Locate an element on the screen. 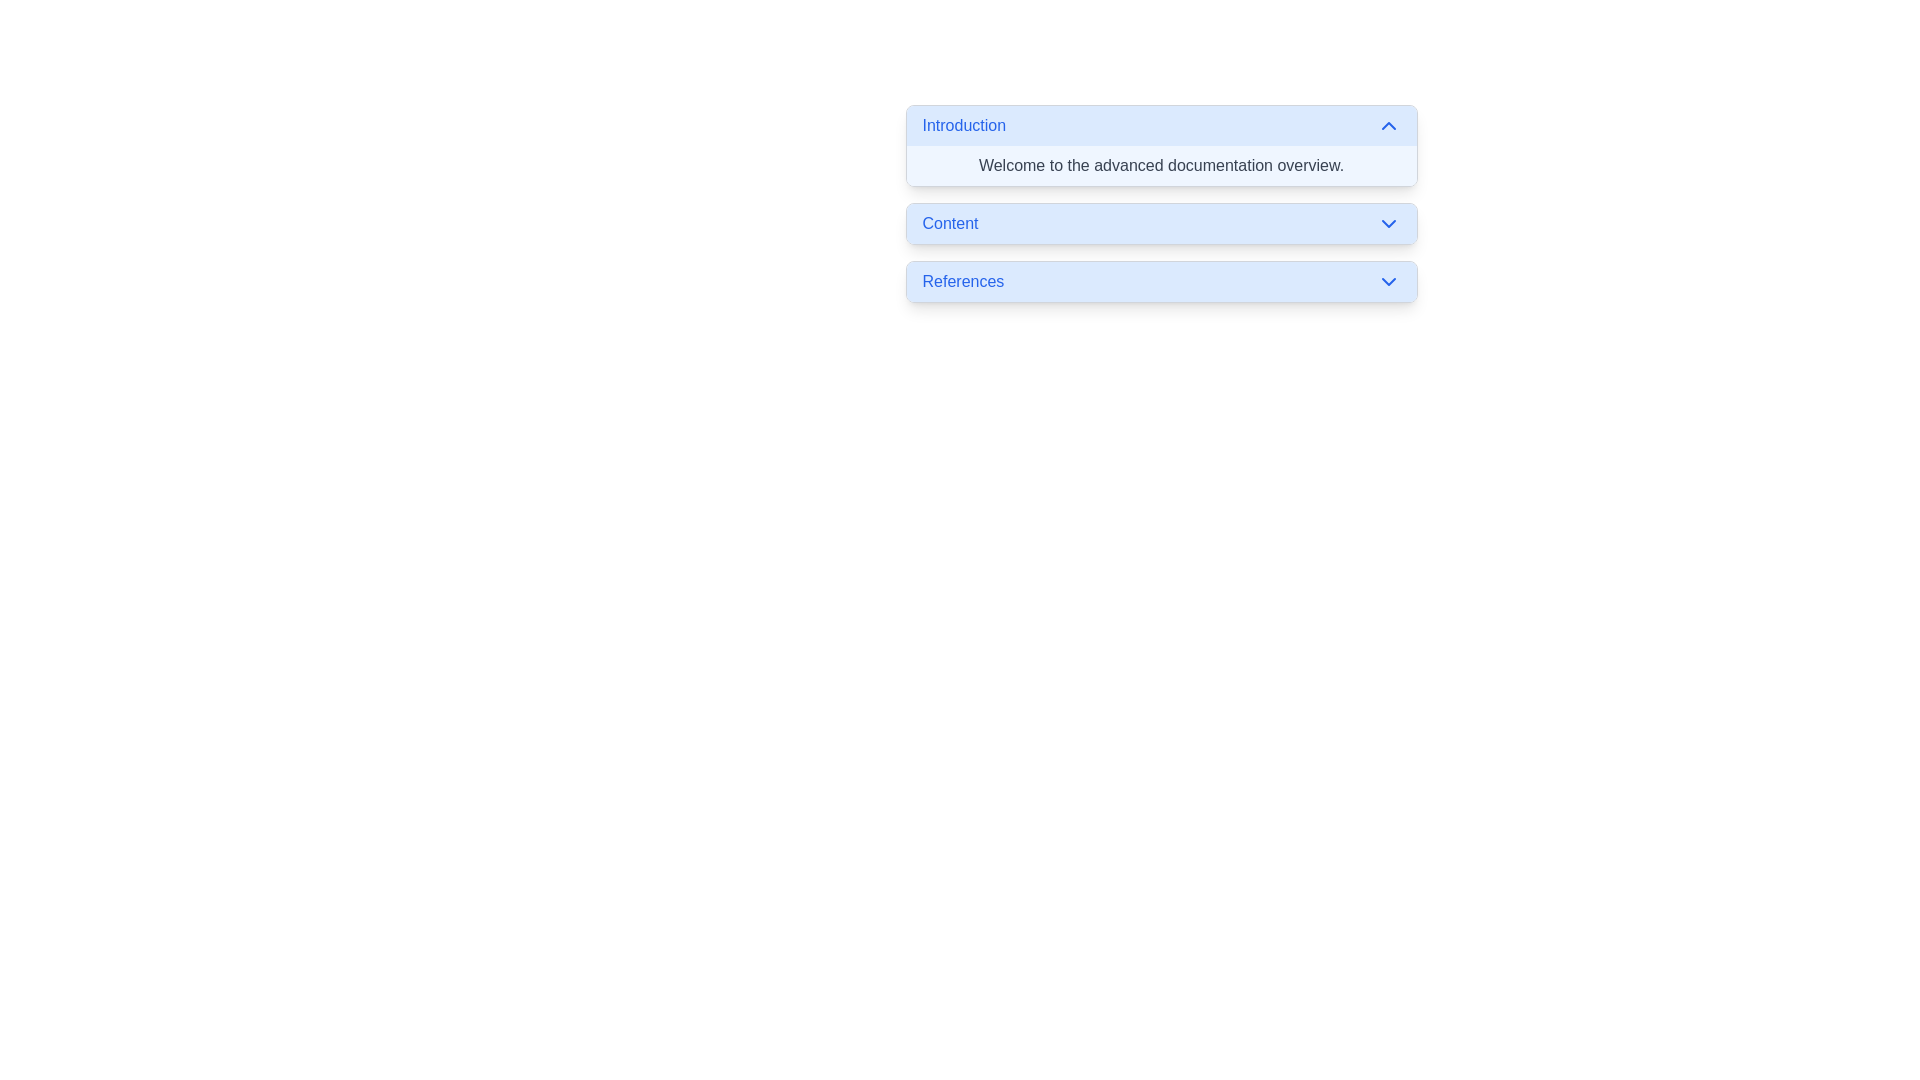 The image size is (1920, 1080). the dropdown indicator (SVG-based chevron icon) located at the extreme right of the 'References' bar is located at coordinates (1387, 281).